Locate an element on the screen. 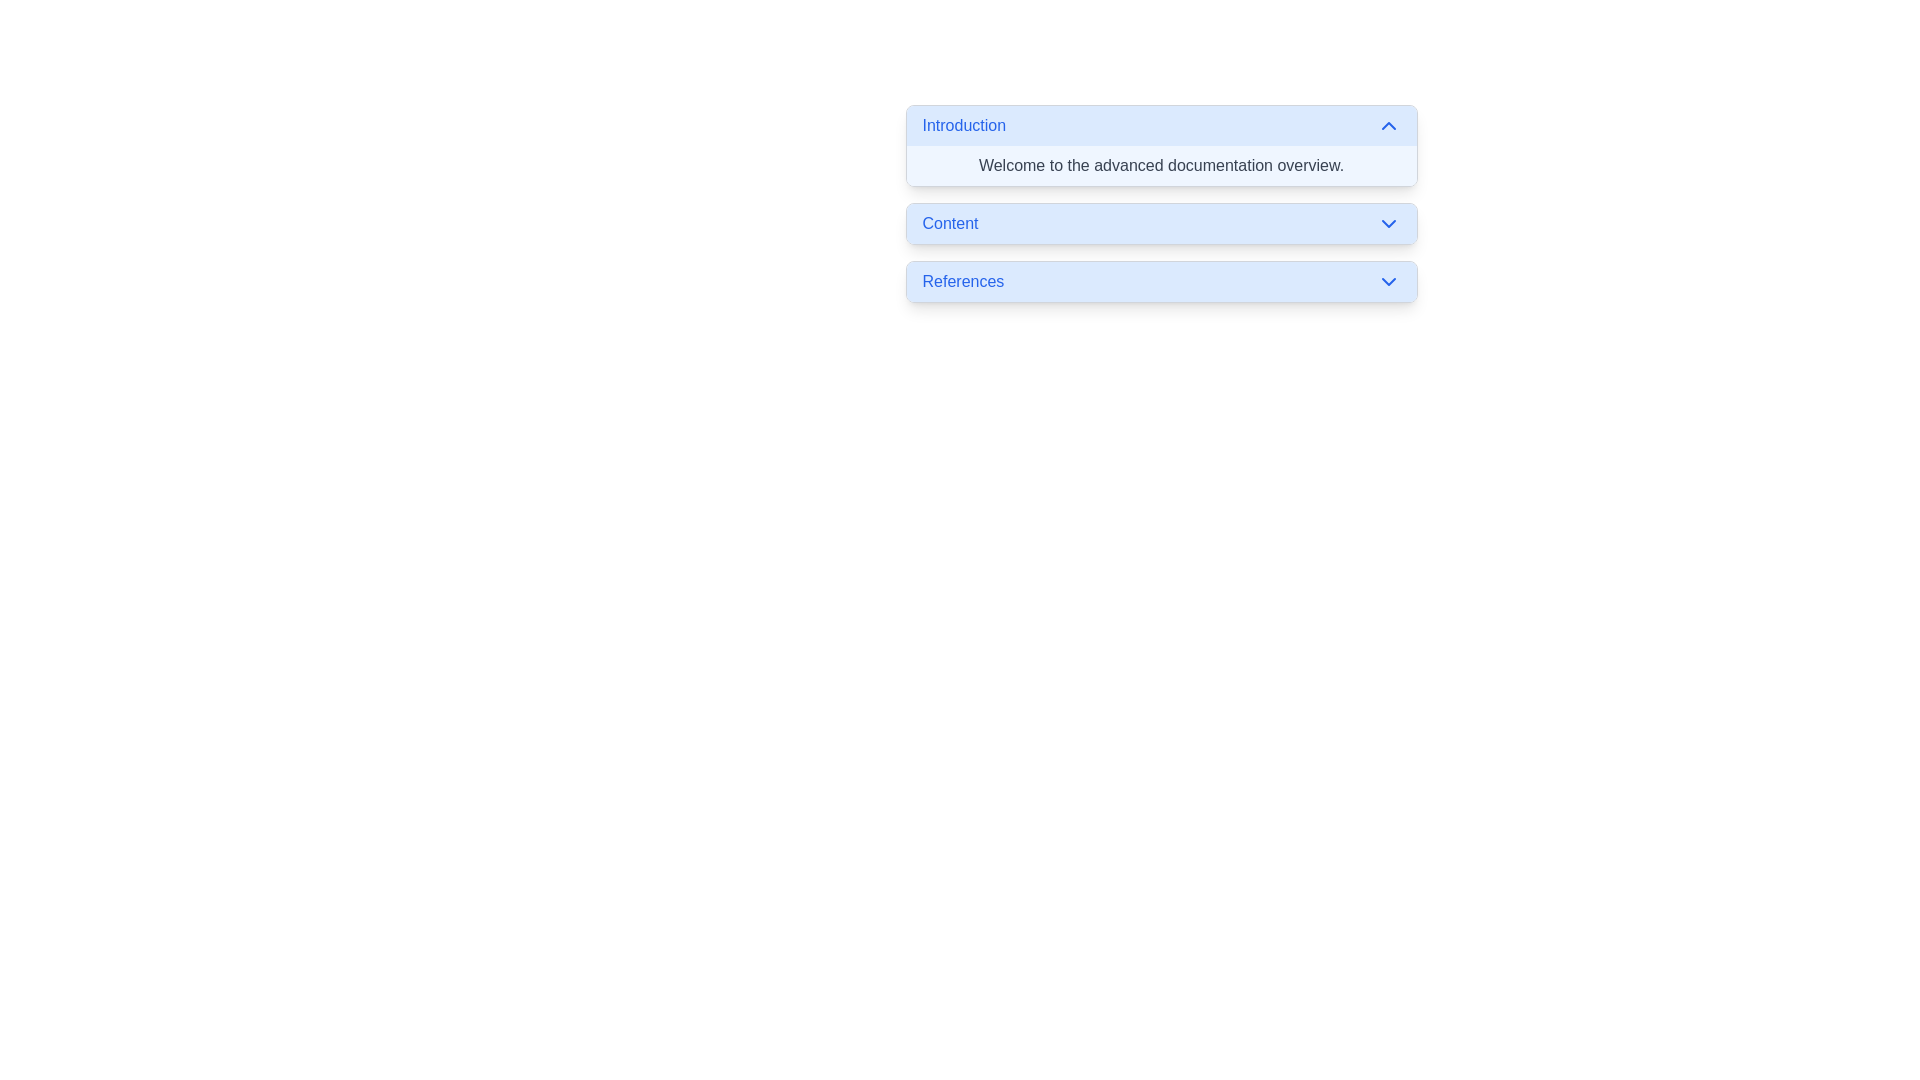 The image size is (1920, 1080). the dropdown indicator (SVG-based chevron icon) located at the extreme right of the 'References' bar is located at coordinates (1387, 281).